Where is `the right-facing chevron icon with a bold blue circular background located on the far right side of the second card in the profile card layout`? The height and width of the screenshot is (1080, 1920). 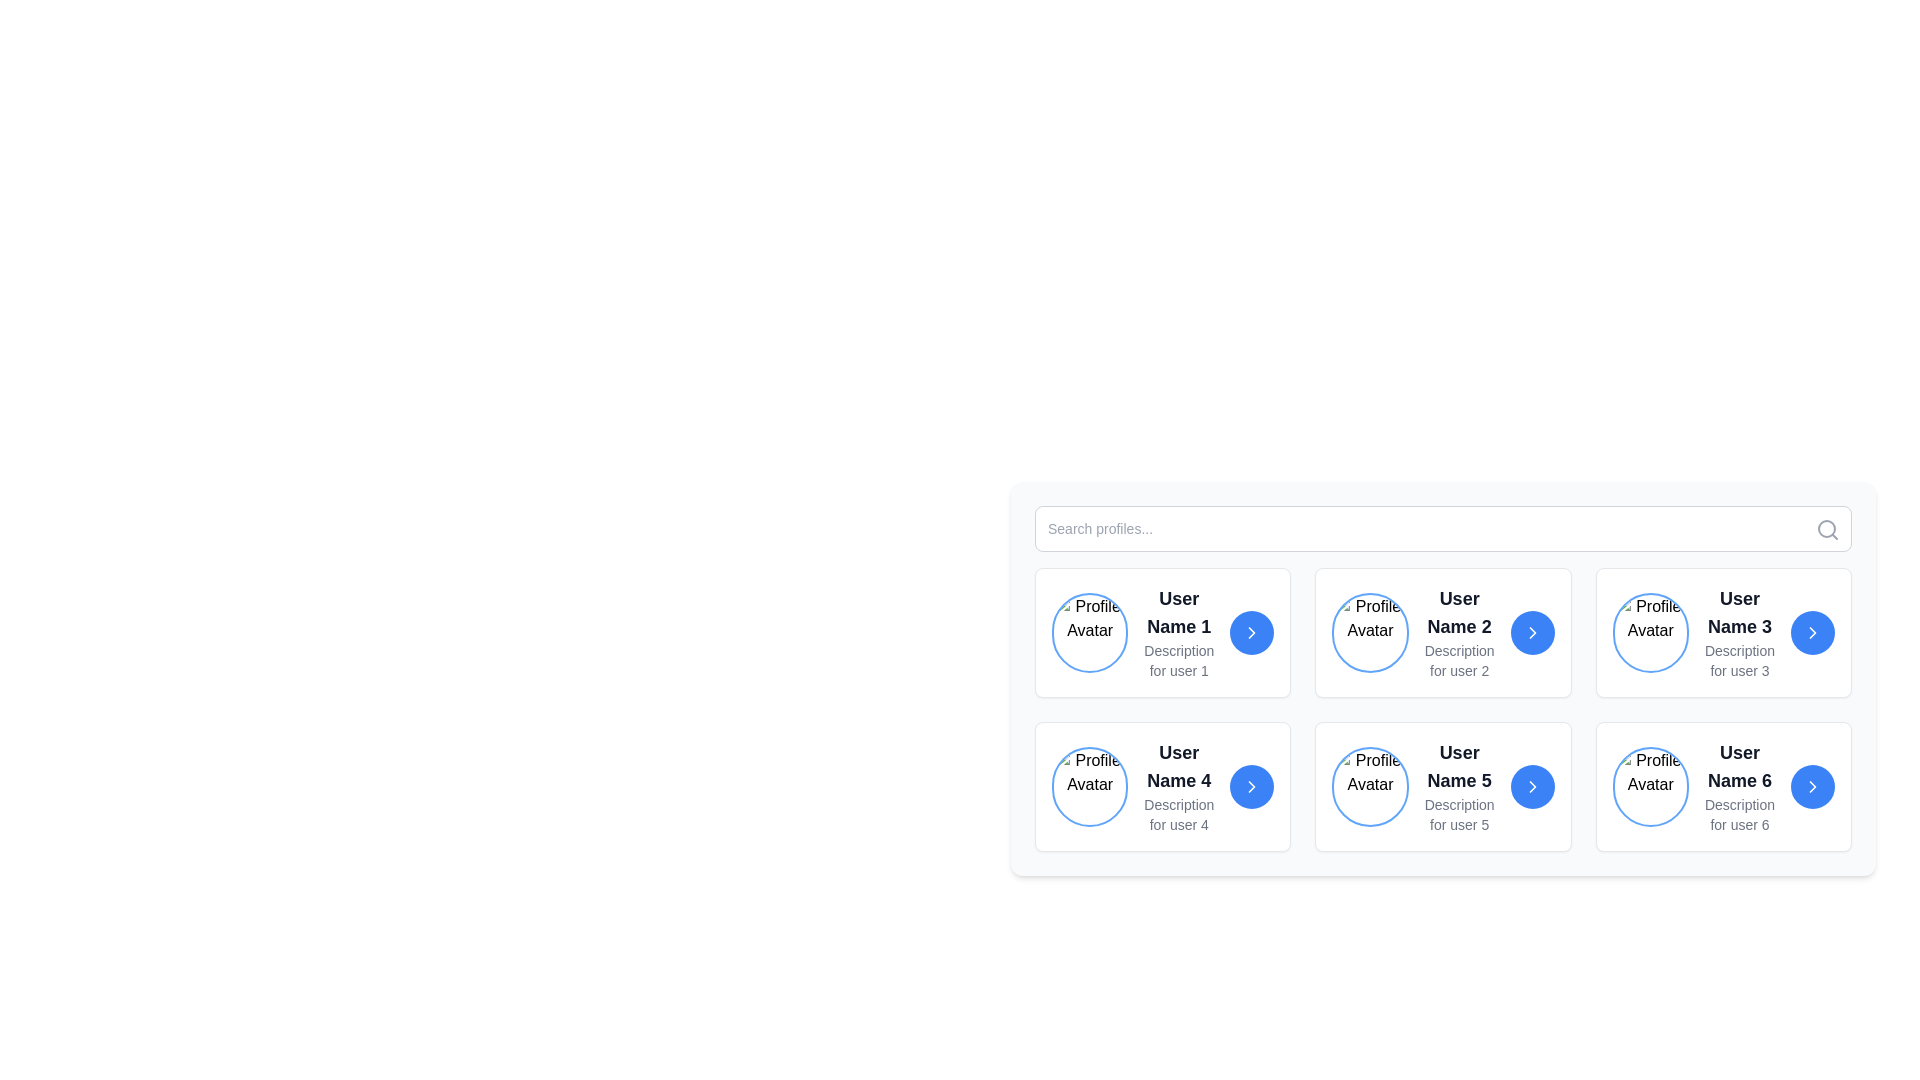 the right-facing chevron icon with a bold blue circular background located on the far right side of the second card in the profile card layout is located at coordinates (1531, 632).